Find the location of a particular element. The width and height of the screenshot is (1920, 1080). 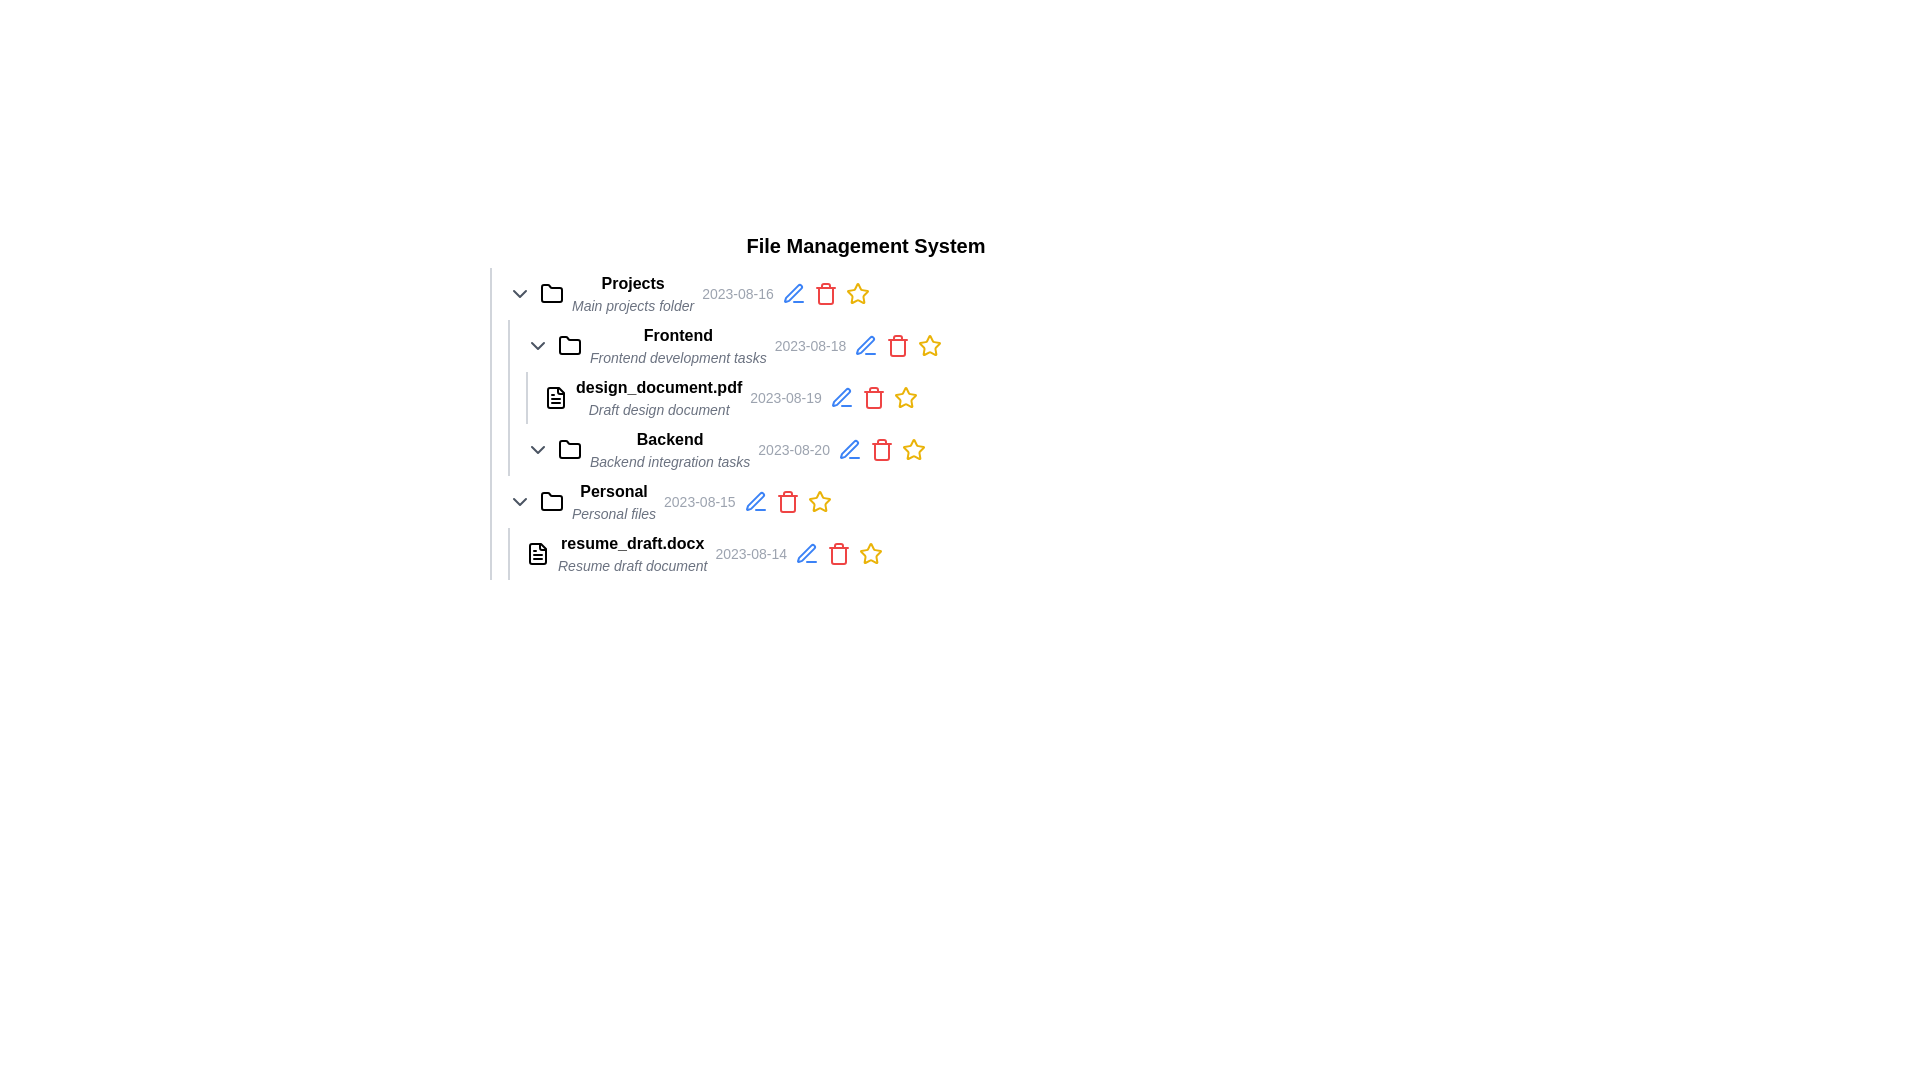

the text label element displaying 'Personal' located under the 'Backend' folder in the file tree is located at coordinates (613, 492).